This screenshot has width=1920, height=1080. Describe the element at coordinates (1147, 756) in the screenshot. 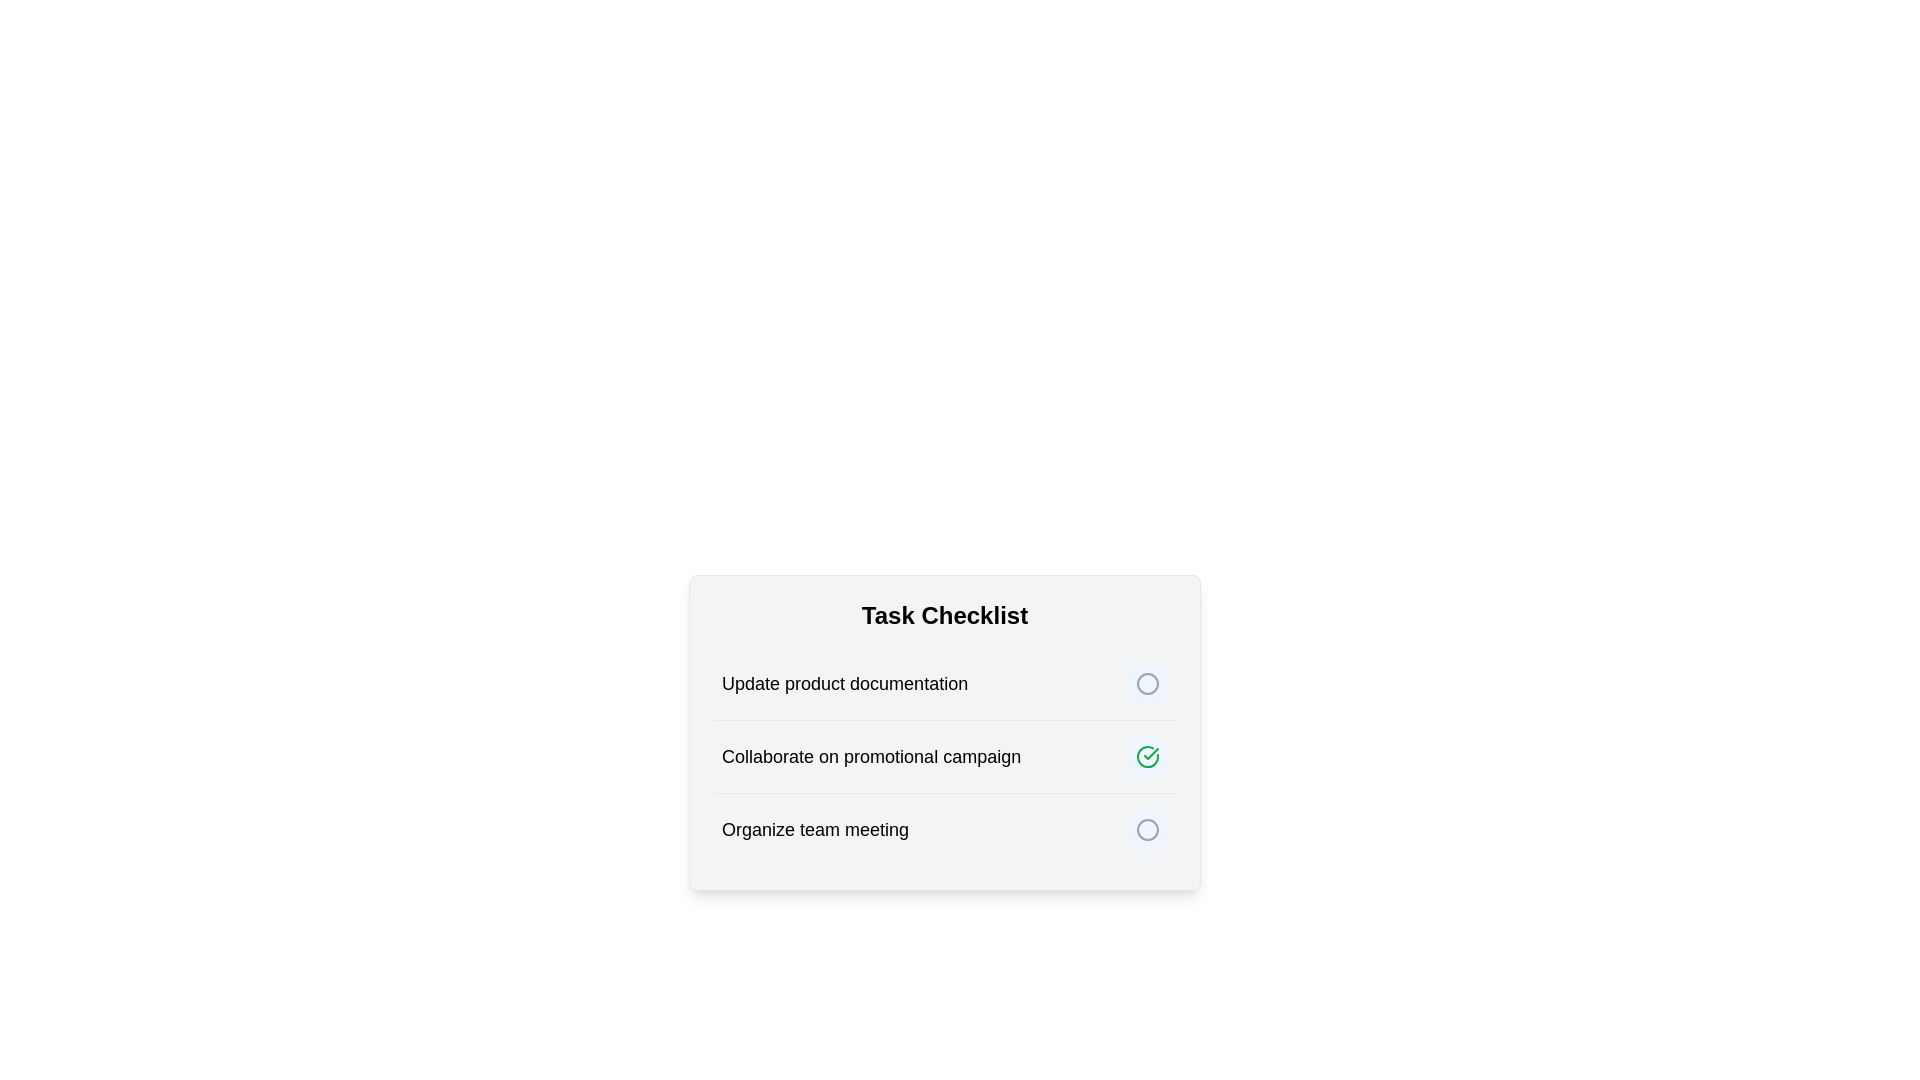

I see `the SVG-based green circle with a checkmark icon, indicating a completed task, located to the right of the second task row in the checklist interface` at that location.